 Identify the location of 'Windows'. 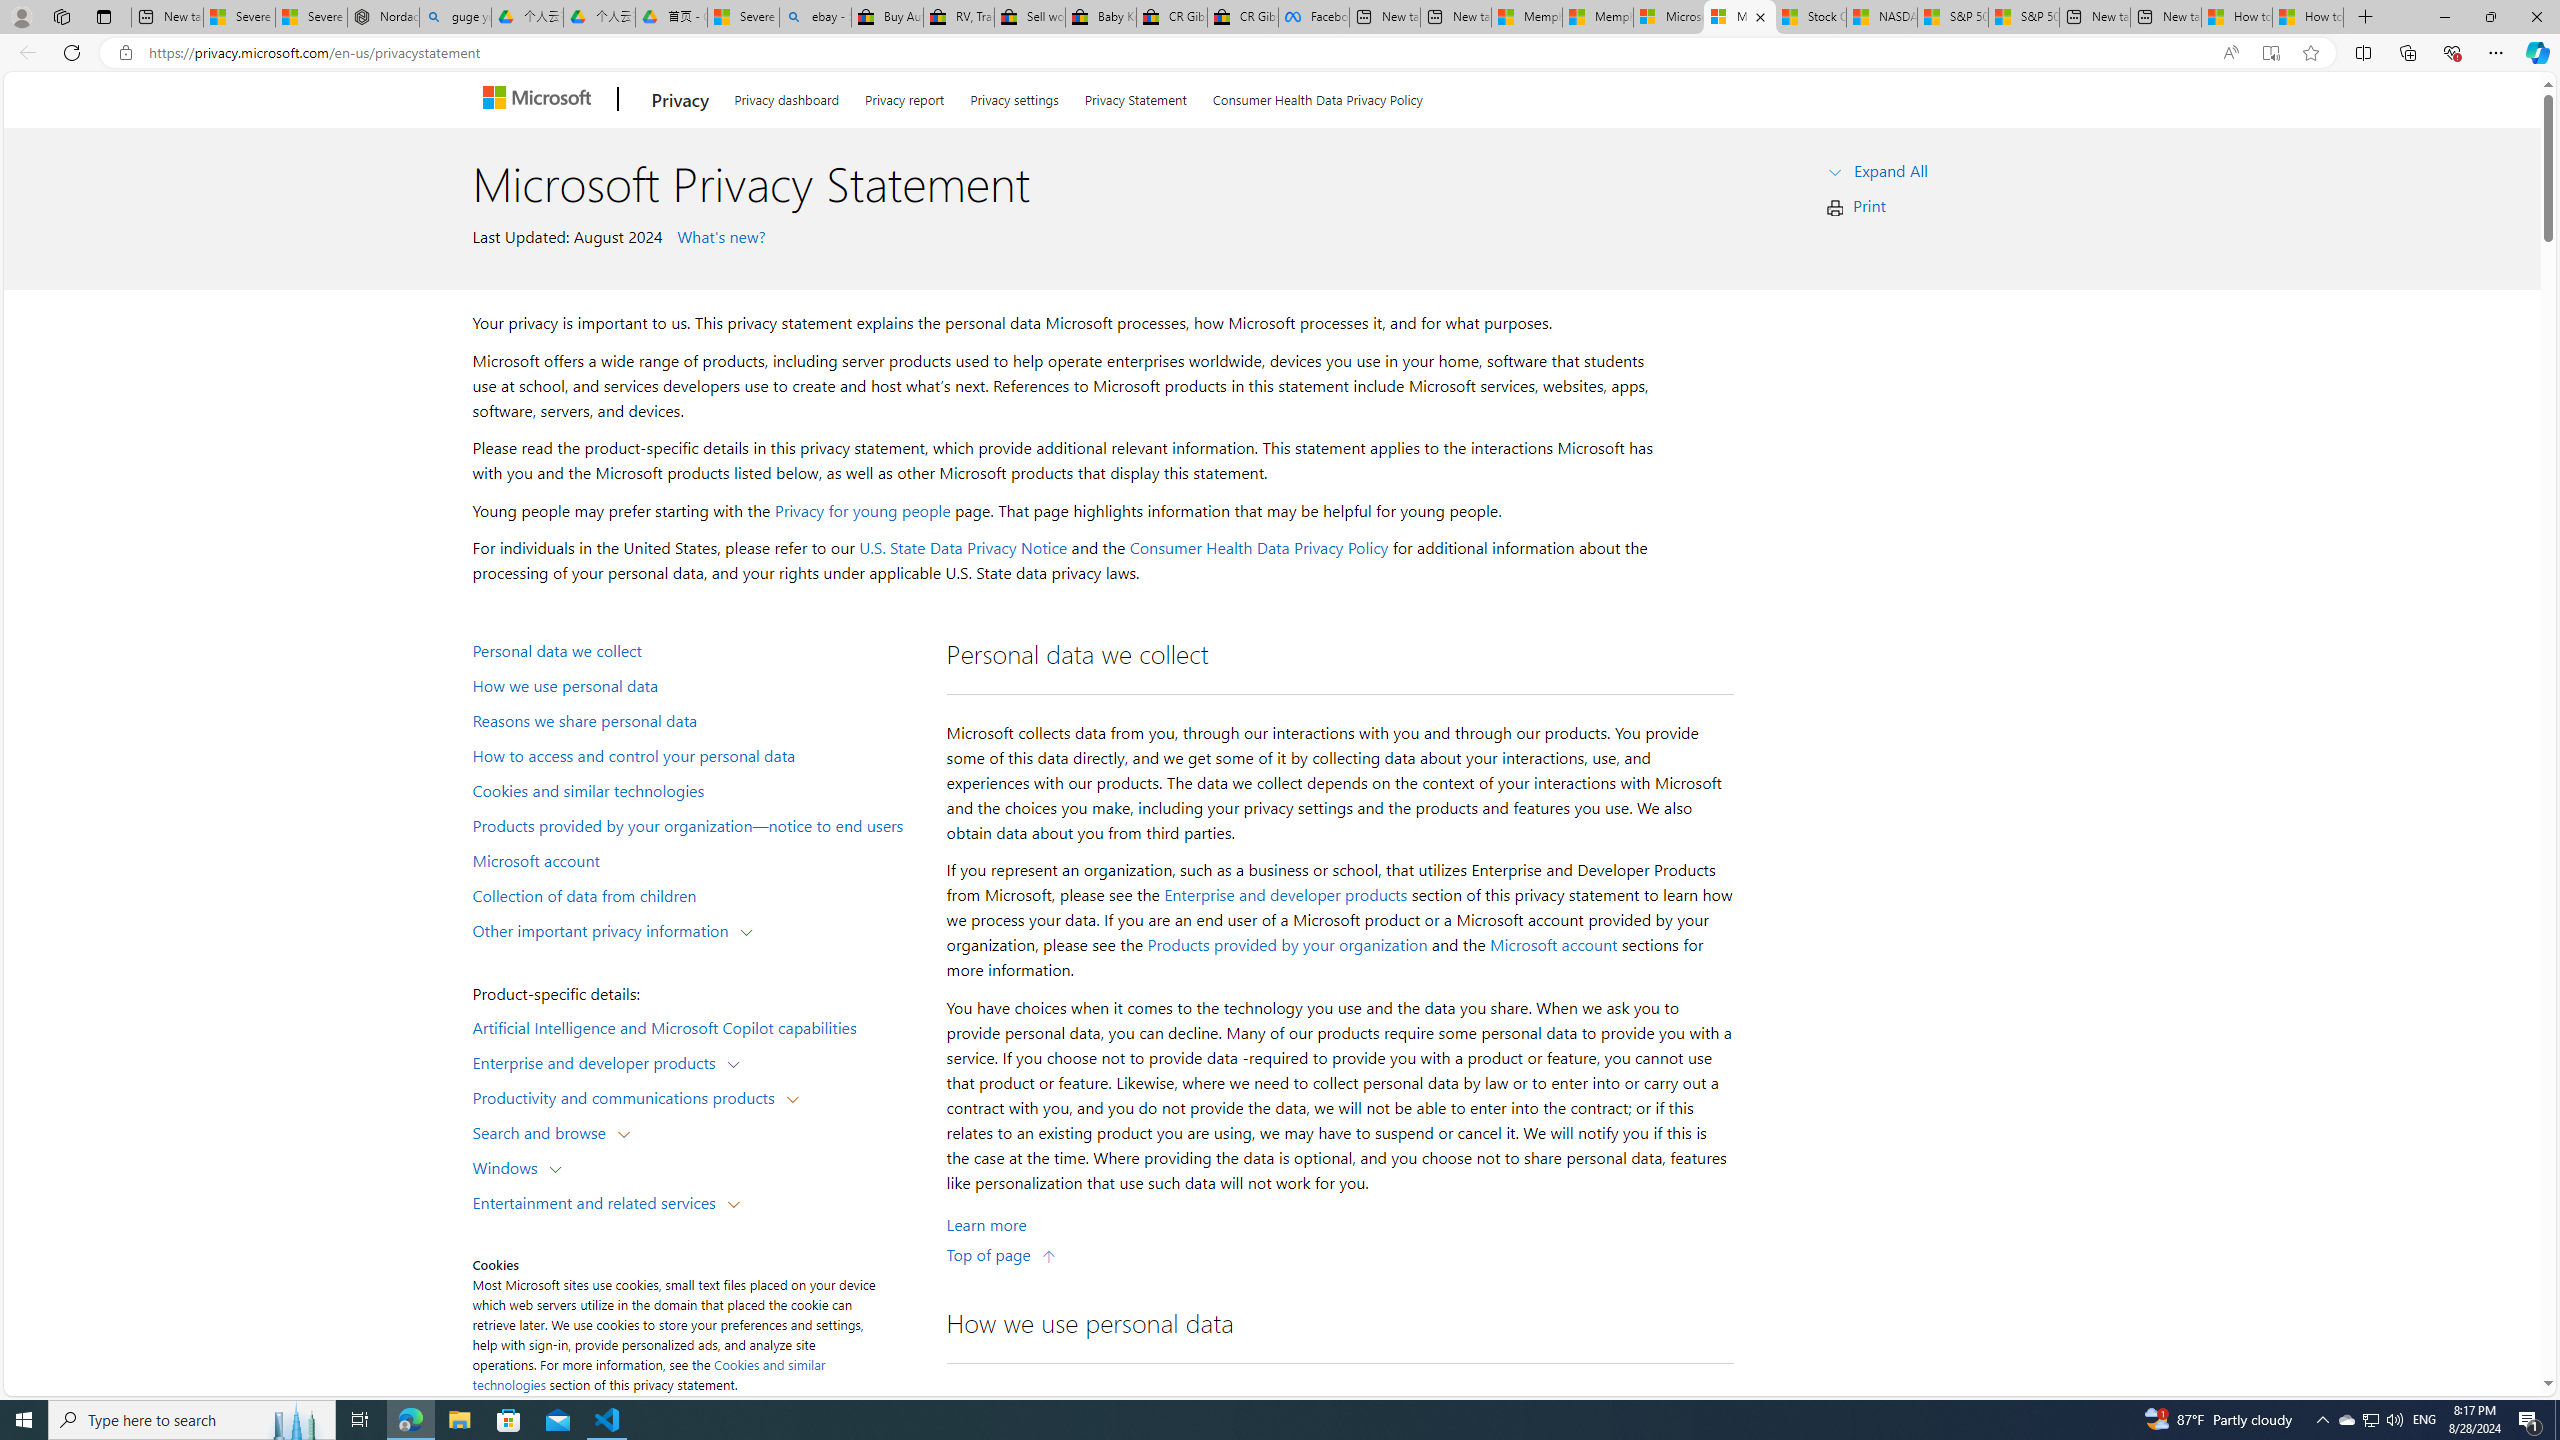
(509, 1167).